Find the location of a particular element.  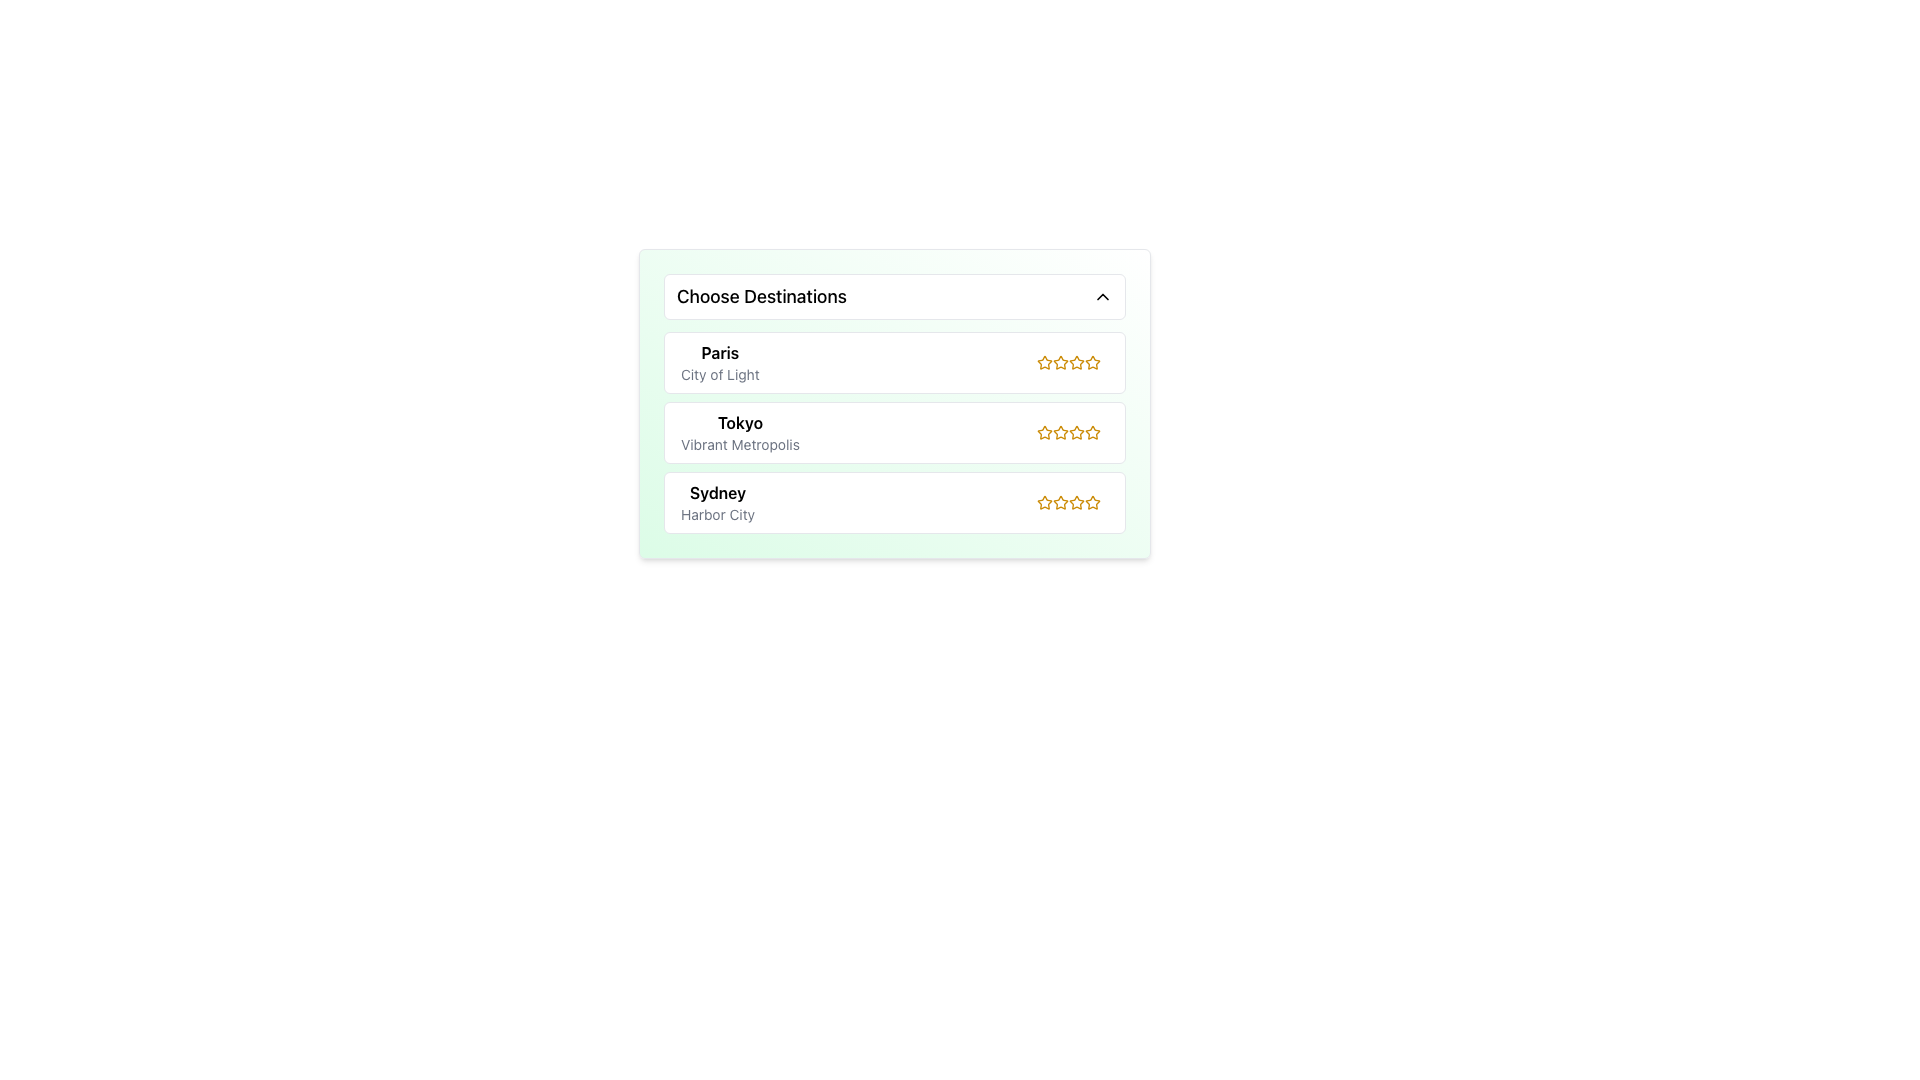

the text label 'Sydney' in the third item of the 'Choose Destinations' list, which is styled in bold and positioned above the subtitle 'Harbor City' is located at coordinates (718, 493).